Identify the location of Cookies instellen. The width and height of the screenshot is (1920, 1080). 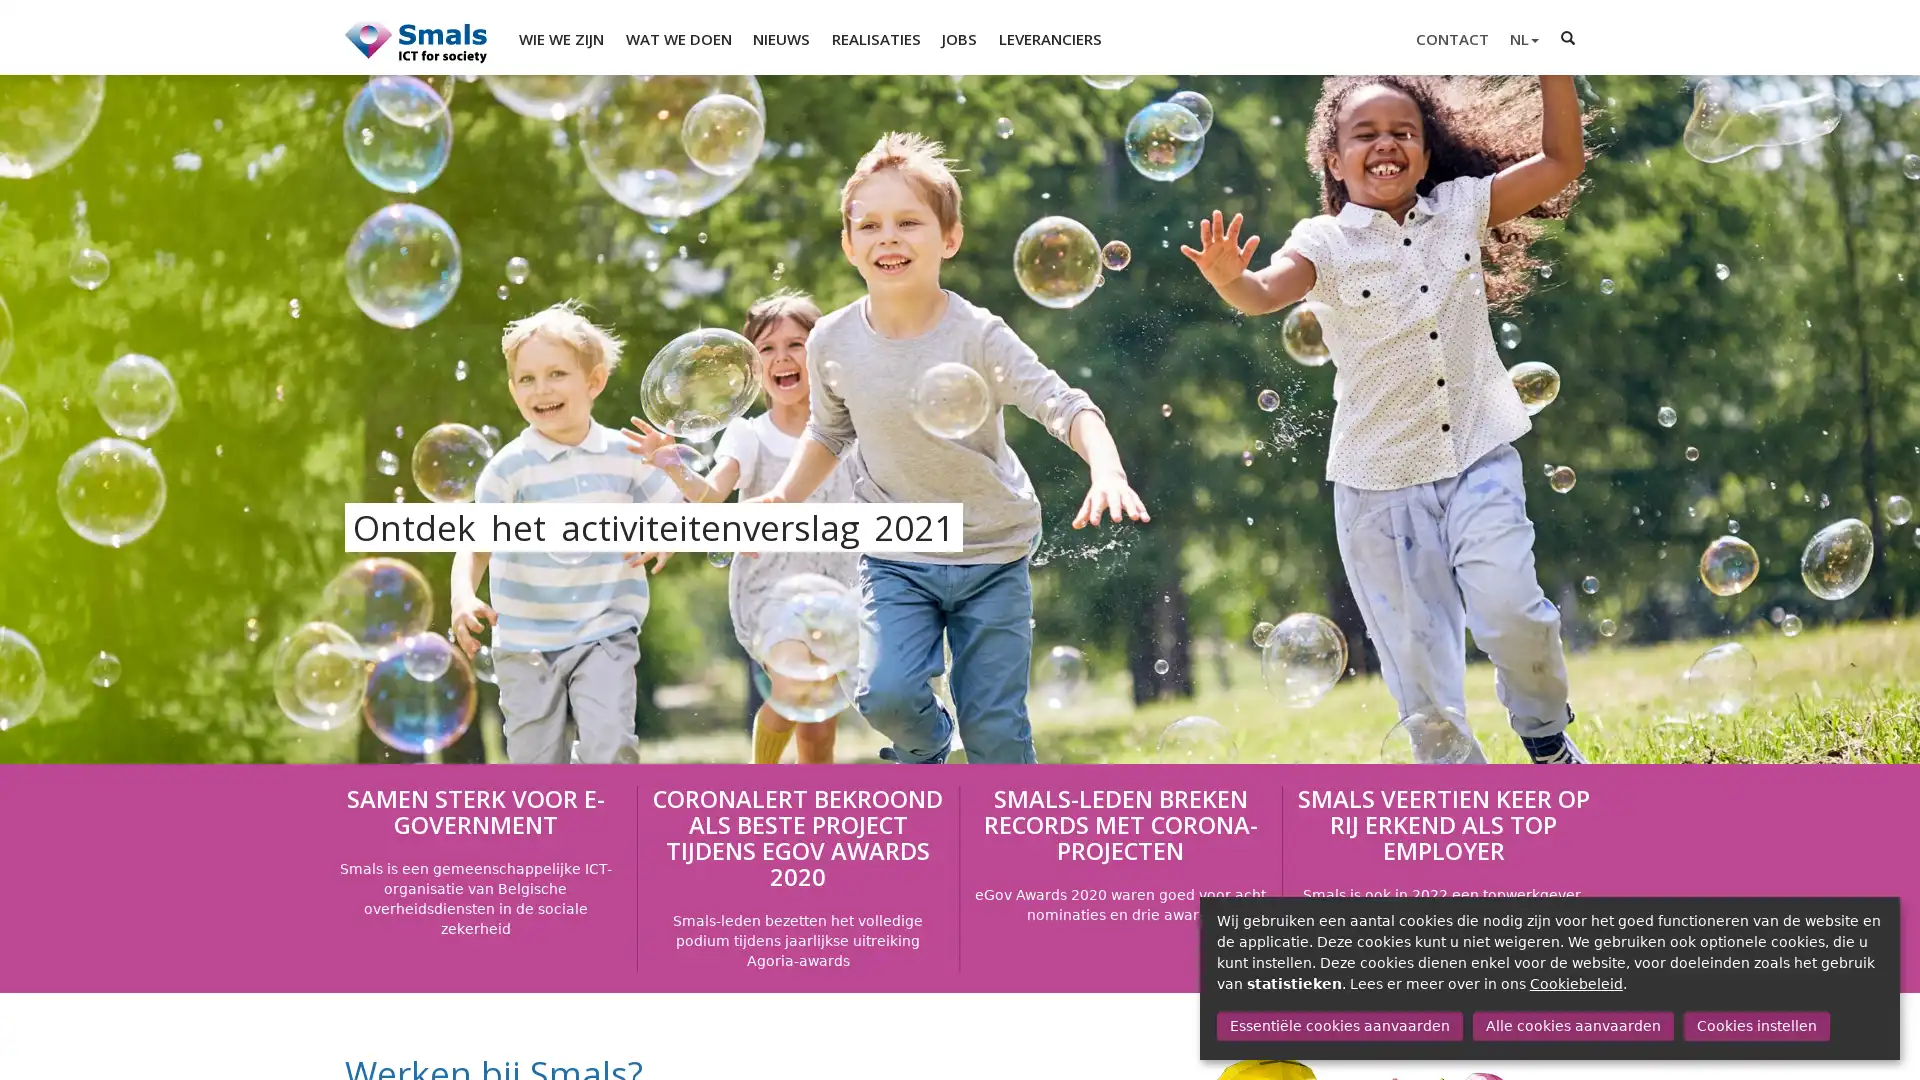
(1755, 1026).